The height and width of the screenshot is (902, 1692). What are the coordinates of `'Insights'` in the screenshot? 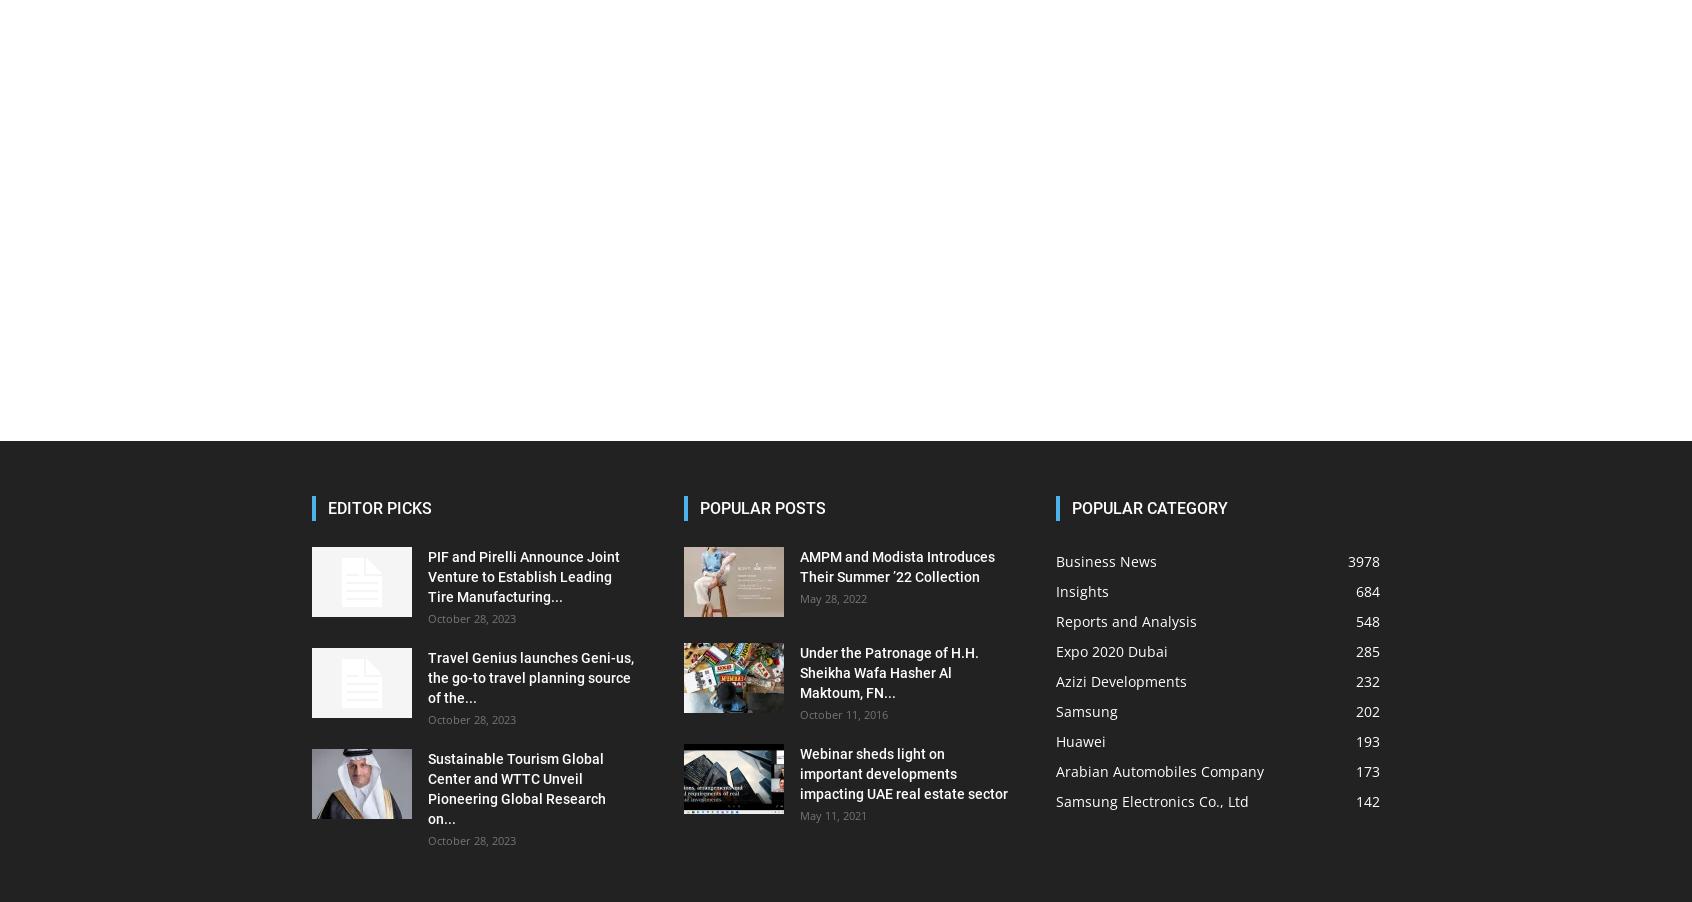 It's located at (1082, 591).